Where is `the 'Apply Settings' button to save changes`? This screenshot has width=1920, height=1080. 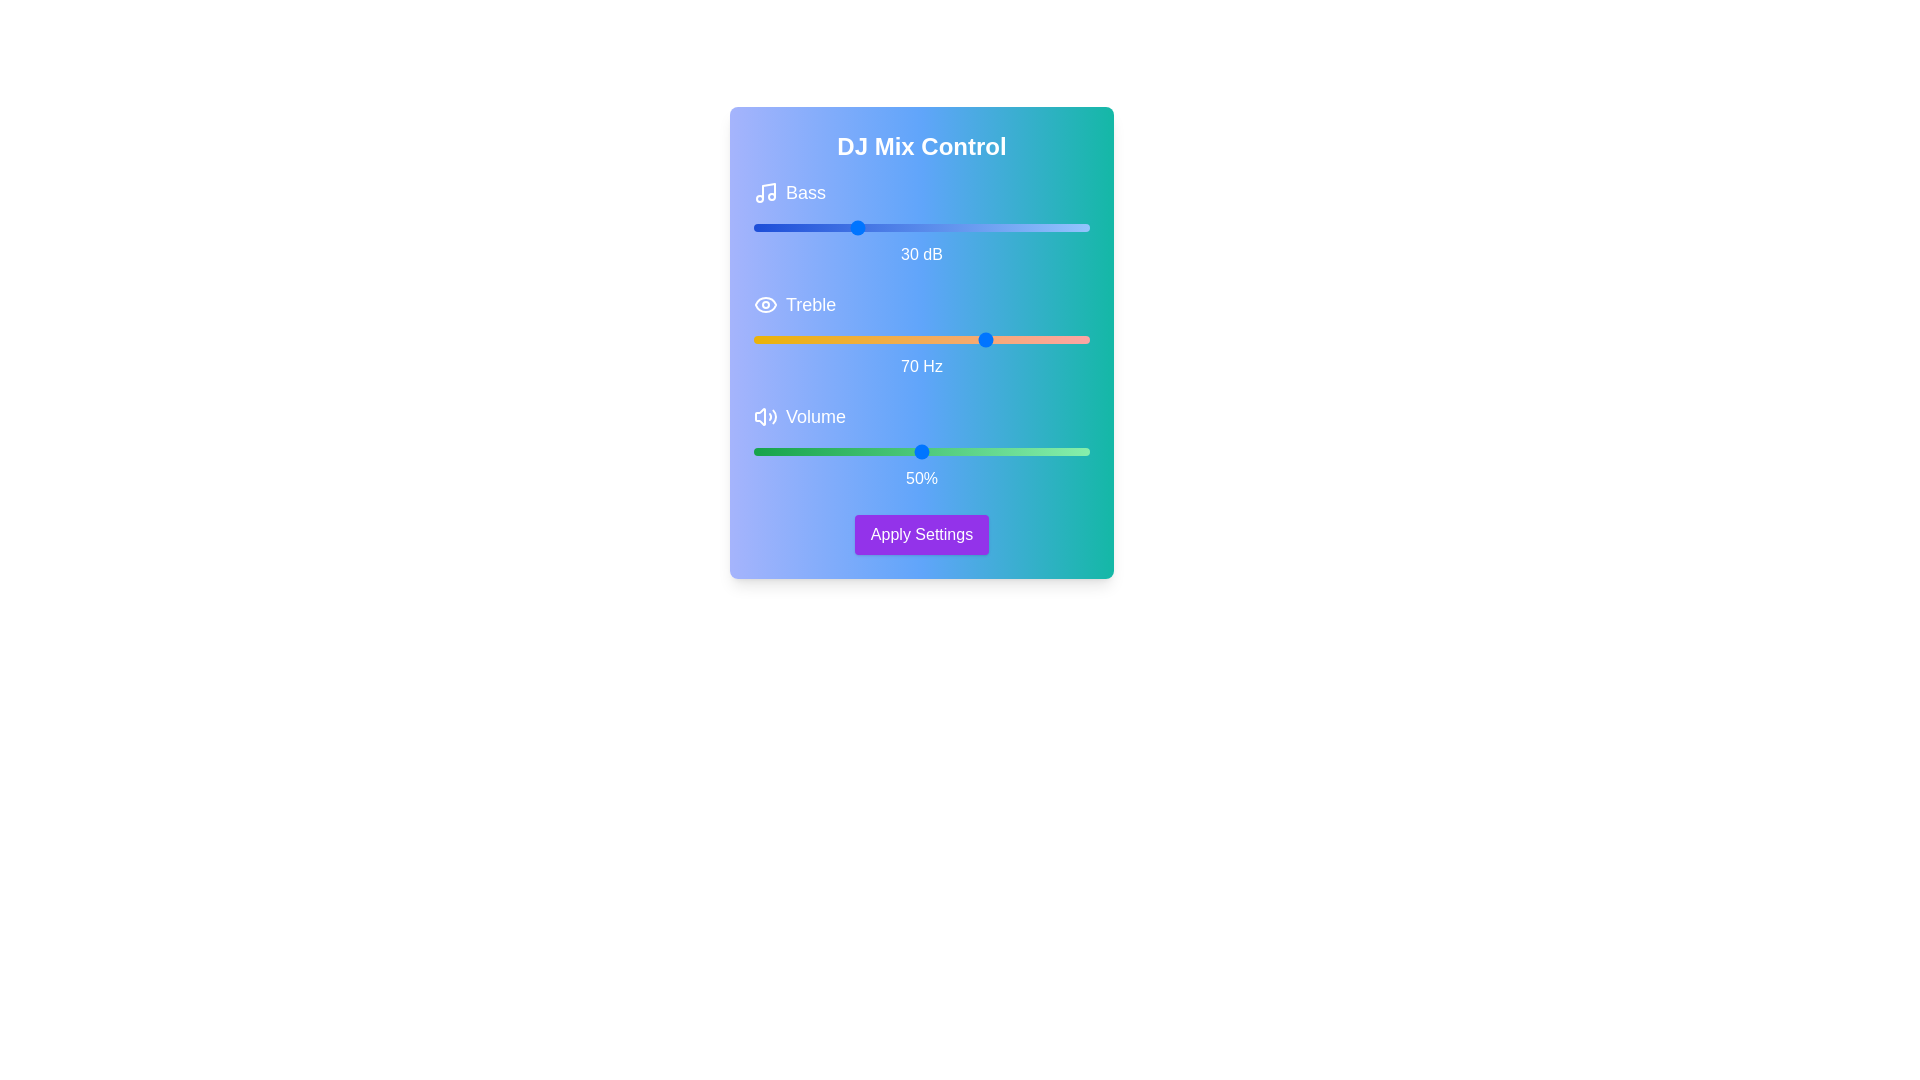 the 'Apply Settings' button to save changes is located at coordinates (920, 534).